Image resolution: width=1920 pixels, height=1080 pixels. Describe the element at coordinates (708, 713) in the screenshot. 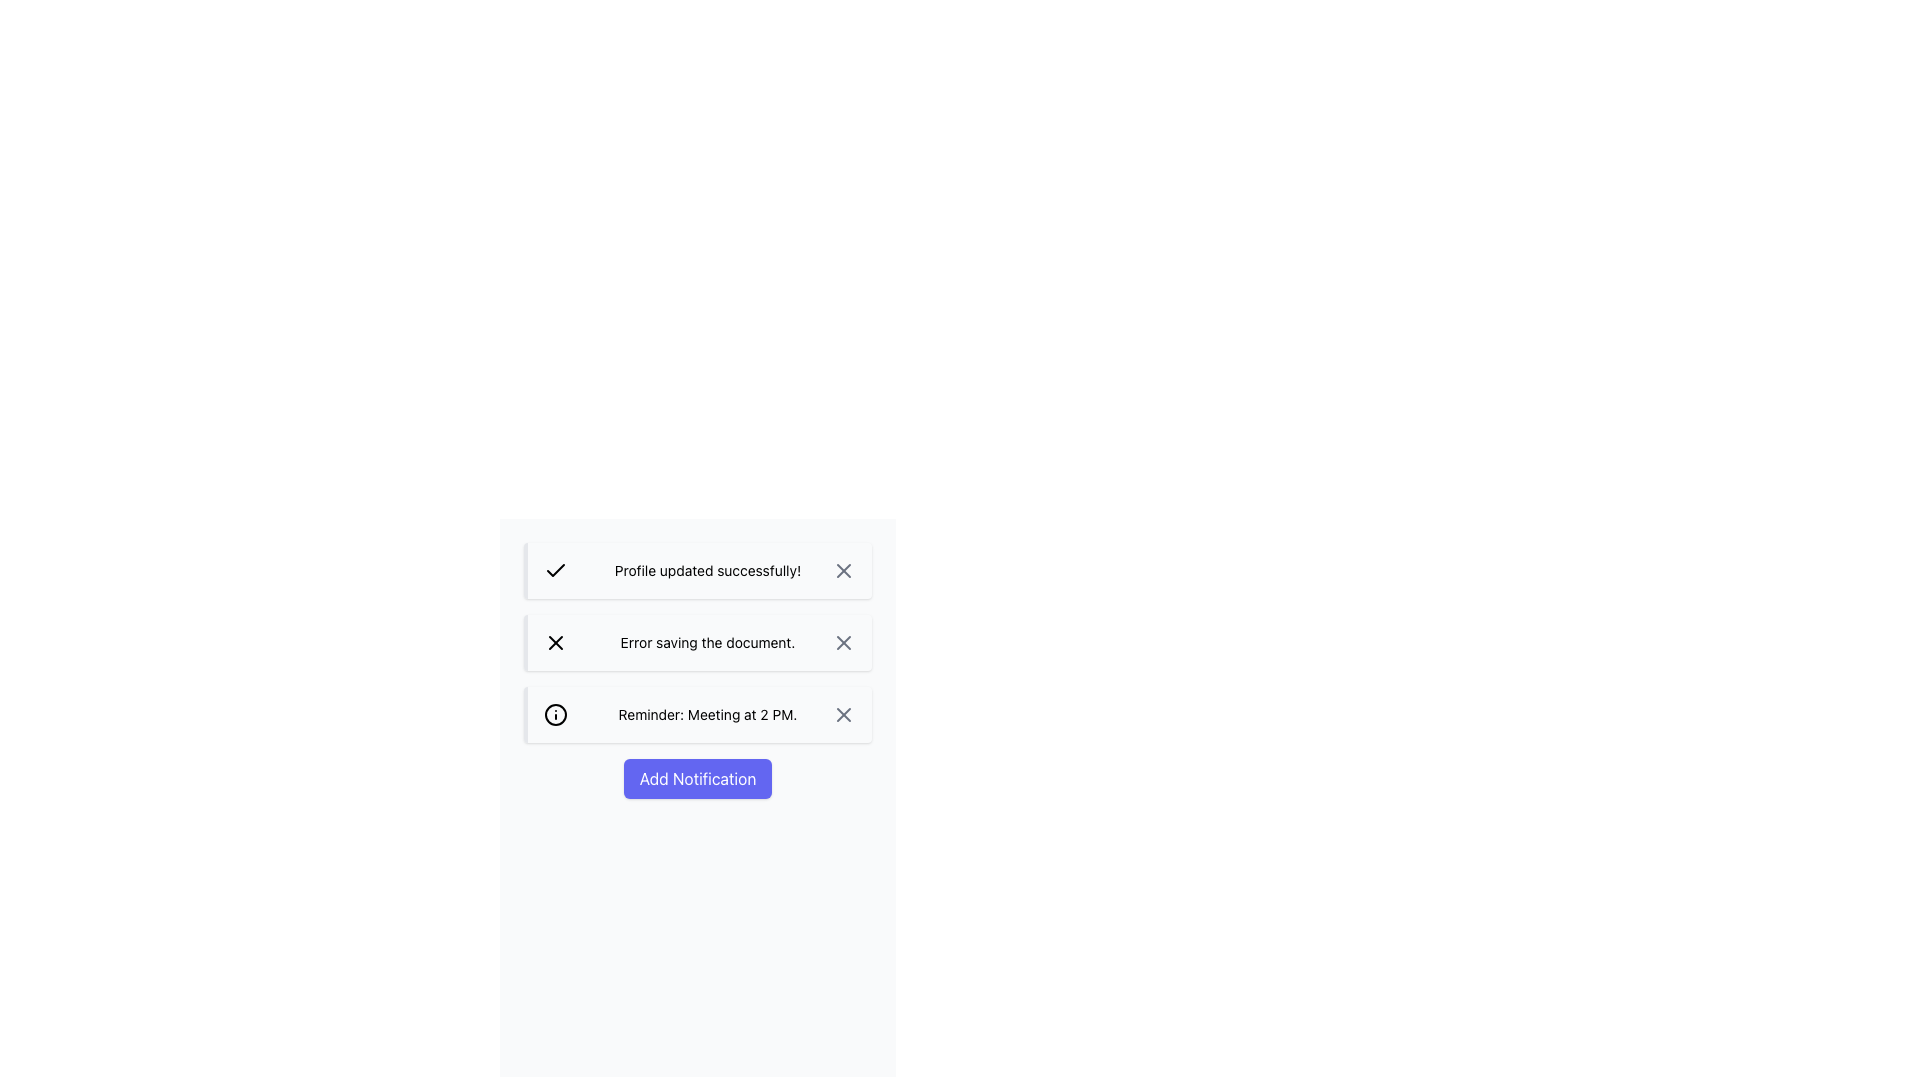

I see `the text display that shows 'Reminder: Meeting at 2 PM.' in the third notification card, positioned centrally between an icon and a close button` at that location.